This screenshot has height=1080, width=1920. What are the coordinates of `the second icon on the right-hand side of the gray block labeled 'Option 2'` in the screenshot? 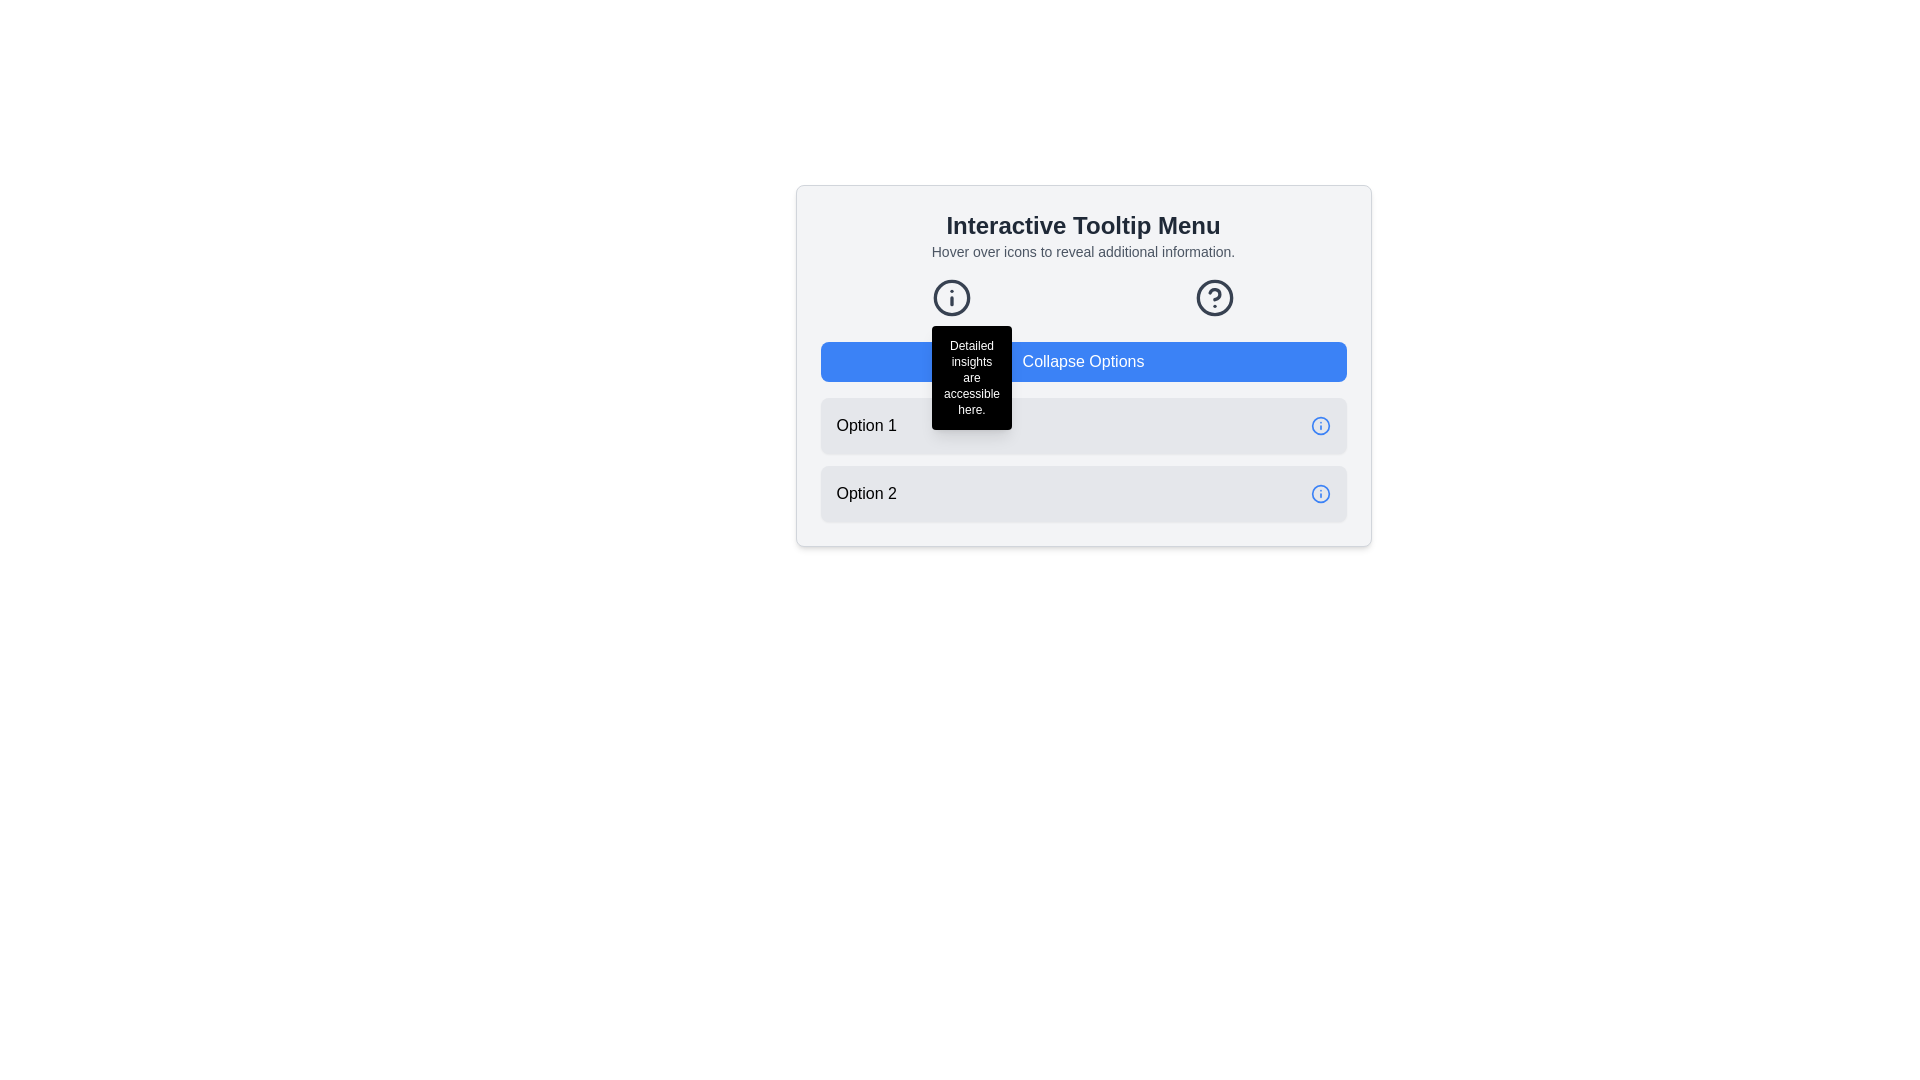 It's located at (1320, 493).